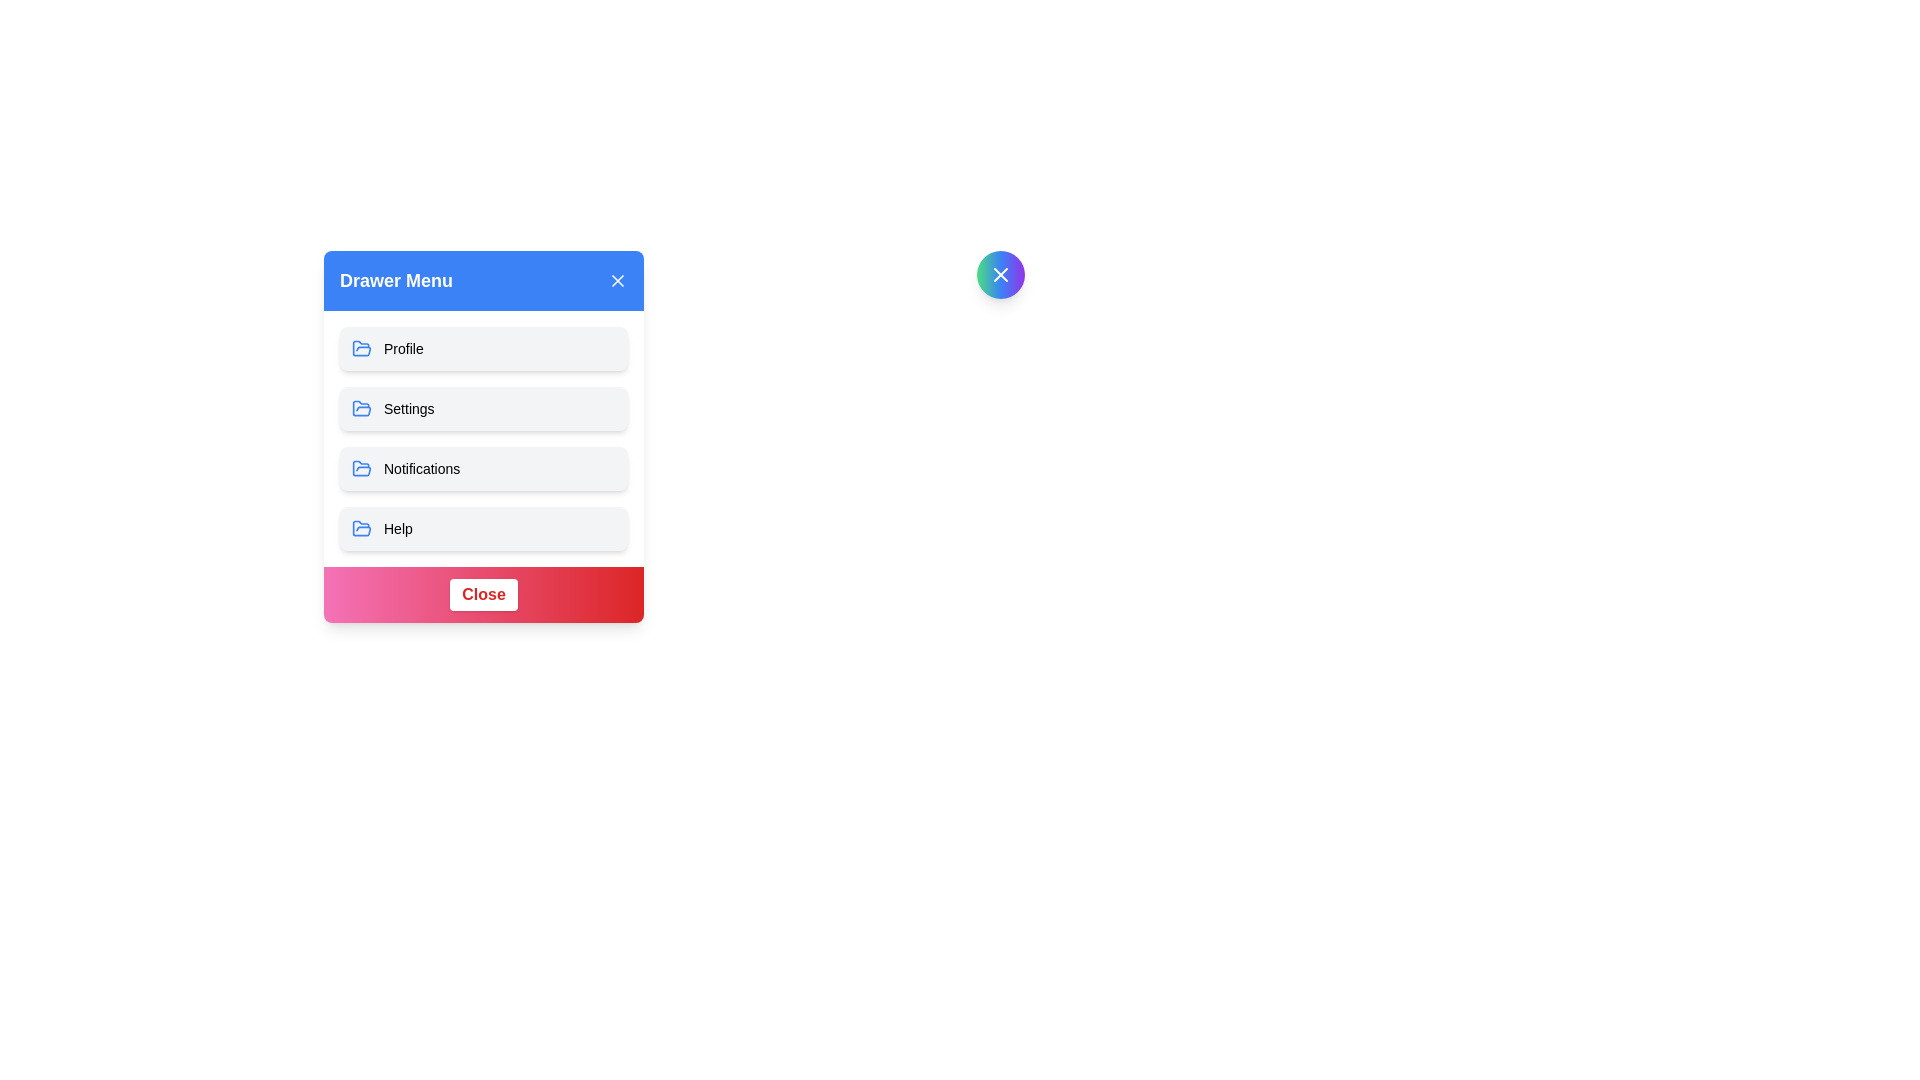 The image size is (1920, 1080). What do you see at coordinates (402, 347) in the screenshot?
I see `'Profile' text label located to the right of the folder icon in the first list item of the menu` at bounding box center [402, 347].